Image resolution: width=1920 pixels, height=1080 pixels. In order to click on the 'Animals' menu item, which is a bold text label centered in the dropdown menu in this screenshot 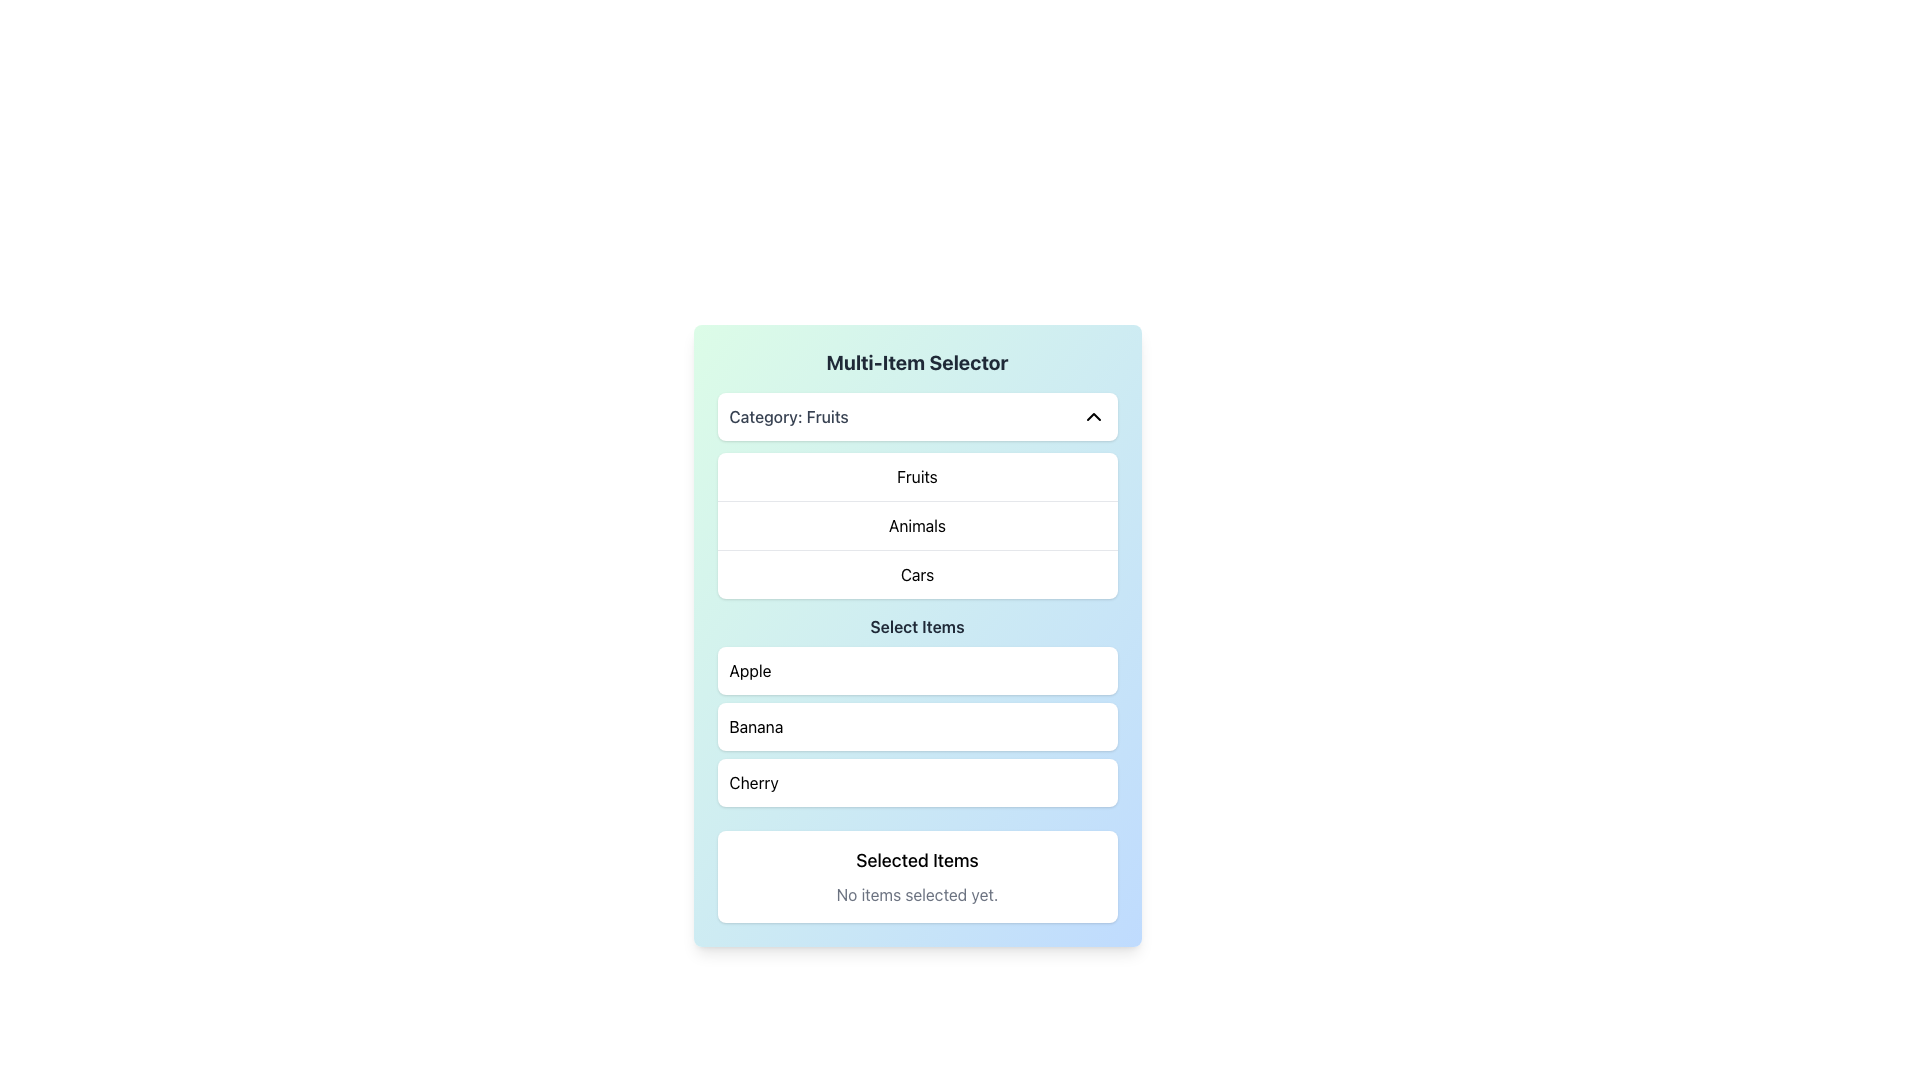, I will do `click(916, 524)`.